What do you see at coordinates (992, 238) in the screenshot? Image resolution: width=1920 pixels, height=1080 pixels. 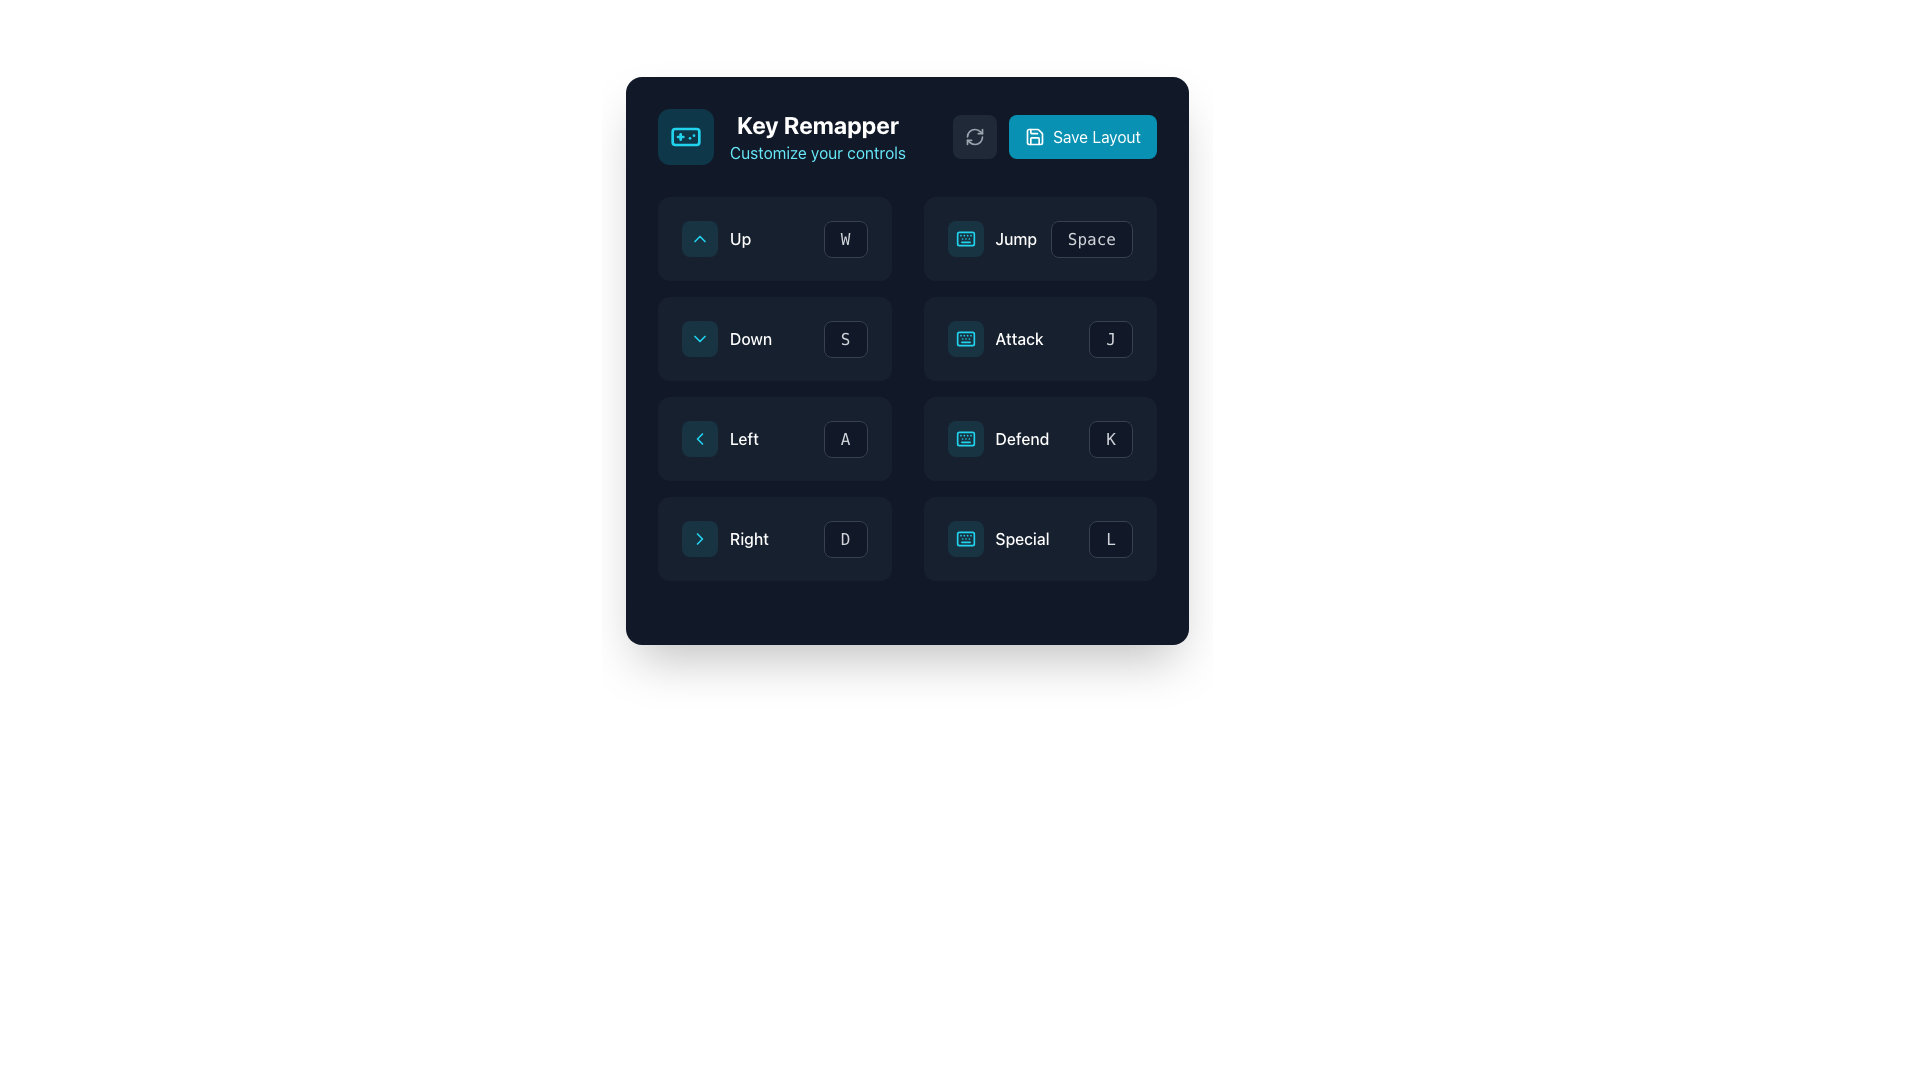 I see `the 'Jump' button, which features a cyan keyboard icon and white text, for visual feedback` at bounding box center [992, 238].